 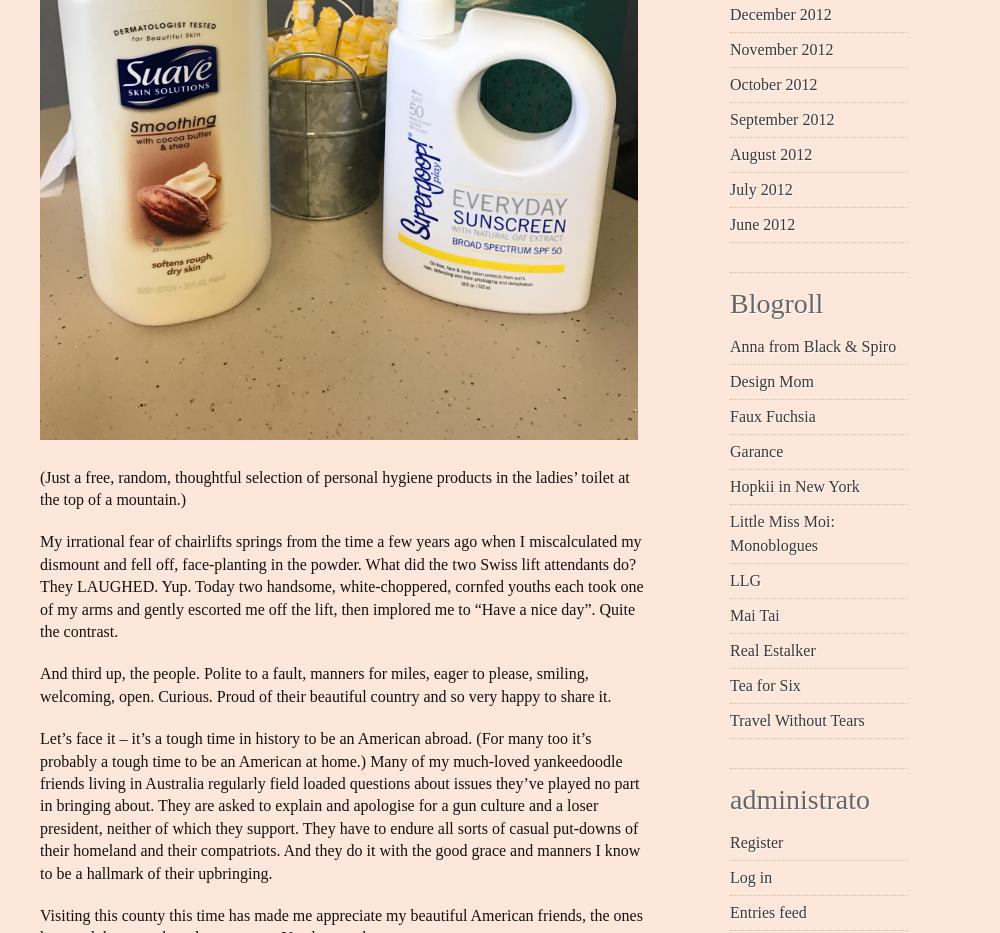 What do you see at coordinates (772, 648) in the screenshot?
I see `'Real Estalker'` at bounding box center [772, 648].